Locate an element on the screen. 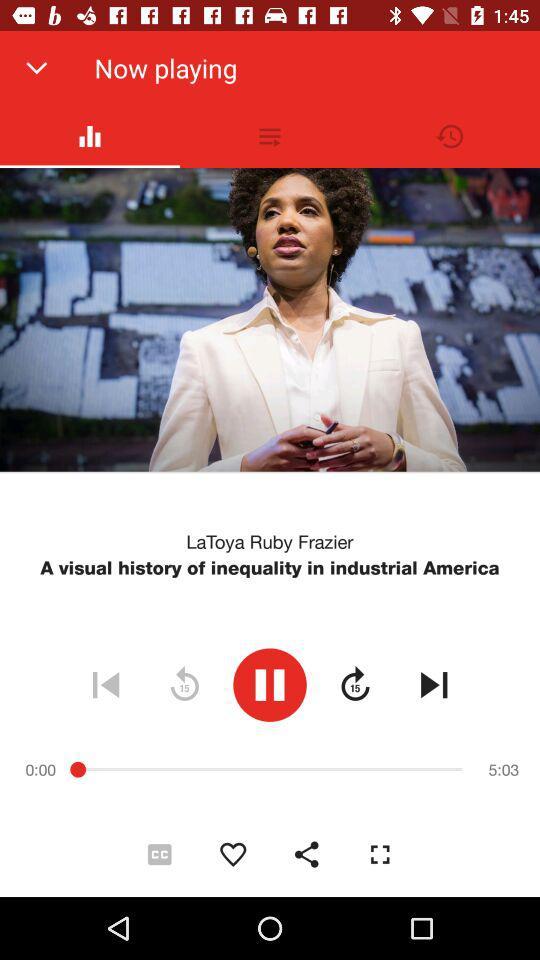 The width and height of the screenshot is (540, 960). the a visual history item is located at coordinates (270, 568).